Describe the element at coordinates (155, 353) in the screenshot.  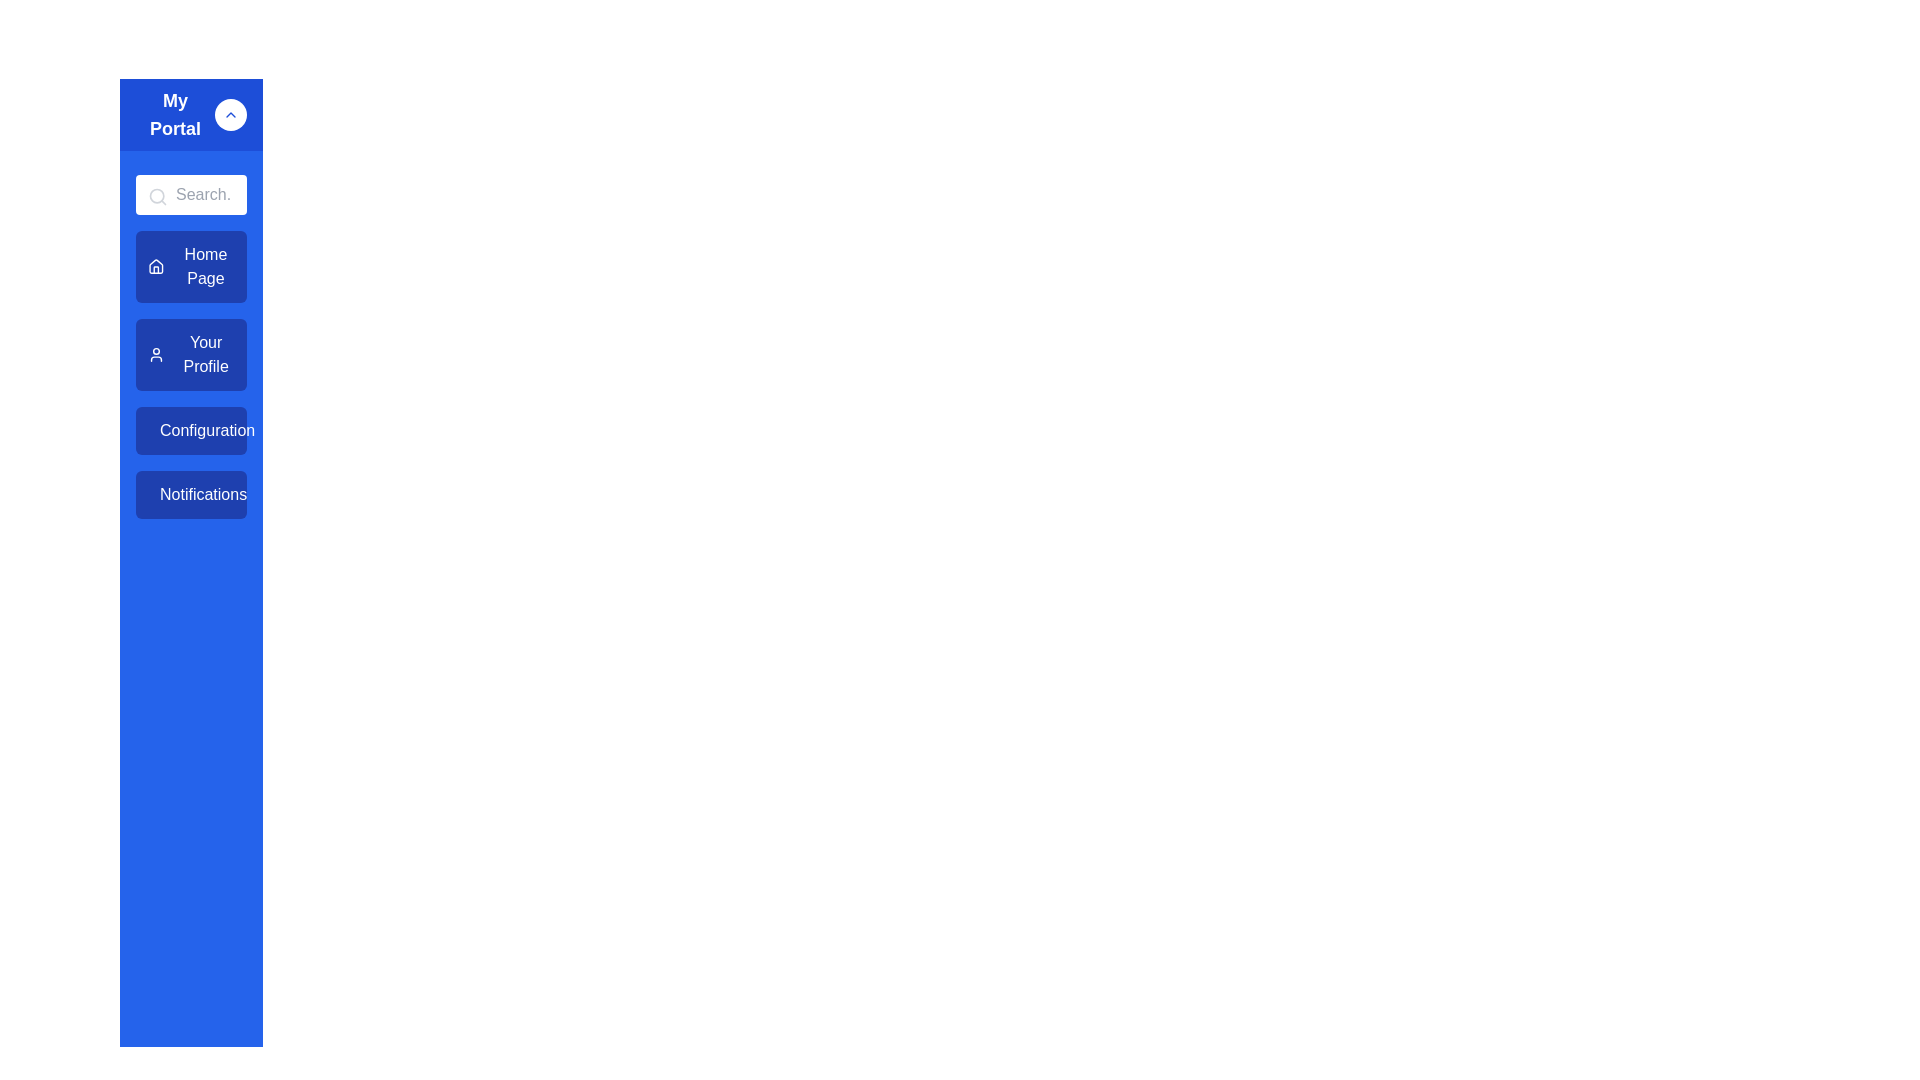
I see `the 'Your Profile' button located in the left sidebar, which features a user profile icon with a circular head and curved body` at that location.